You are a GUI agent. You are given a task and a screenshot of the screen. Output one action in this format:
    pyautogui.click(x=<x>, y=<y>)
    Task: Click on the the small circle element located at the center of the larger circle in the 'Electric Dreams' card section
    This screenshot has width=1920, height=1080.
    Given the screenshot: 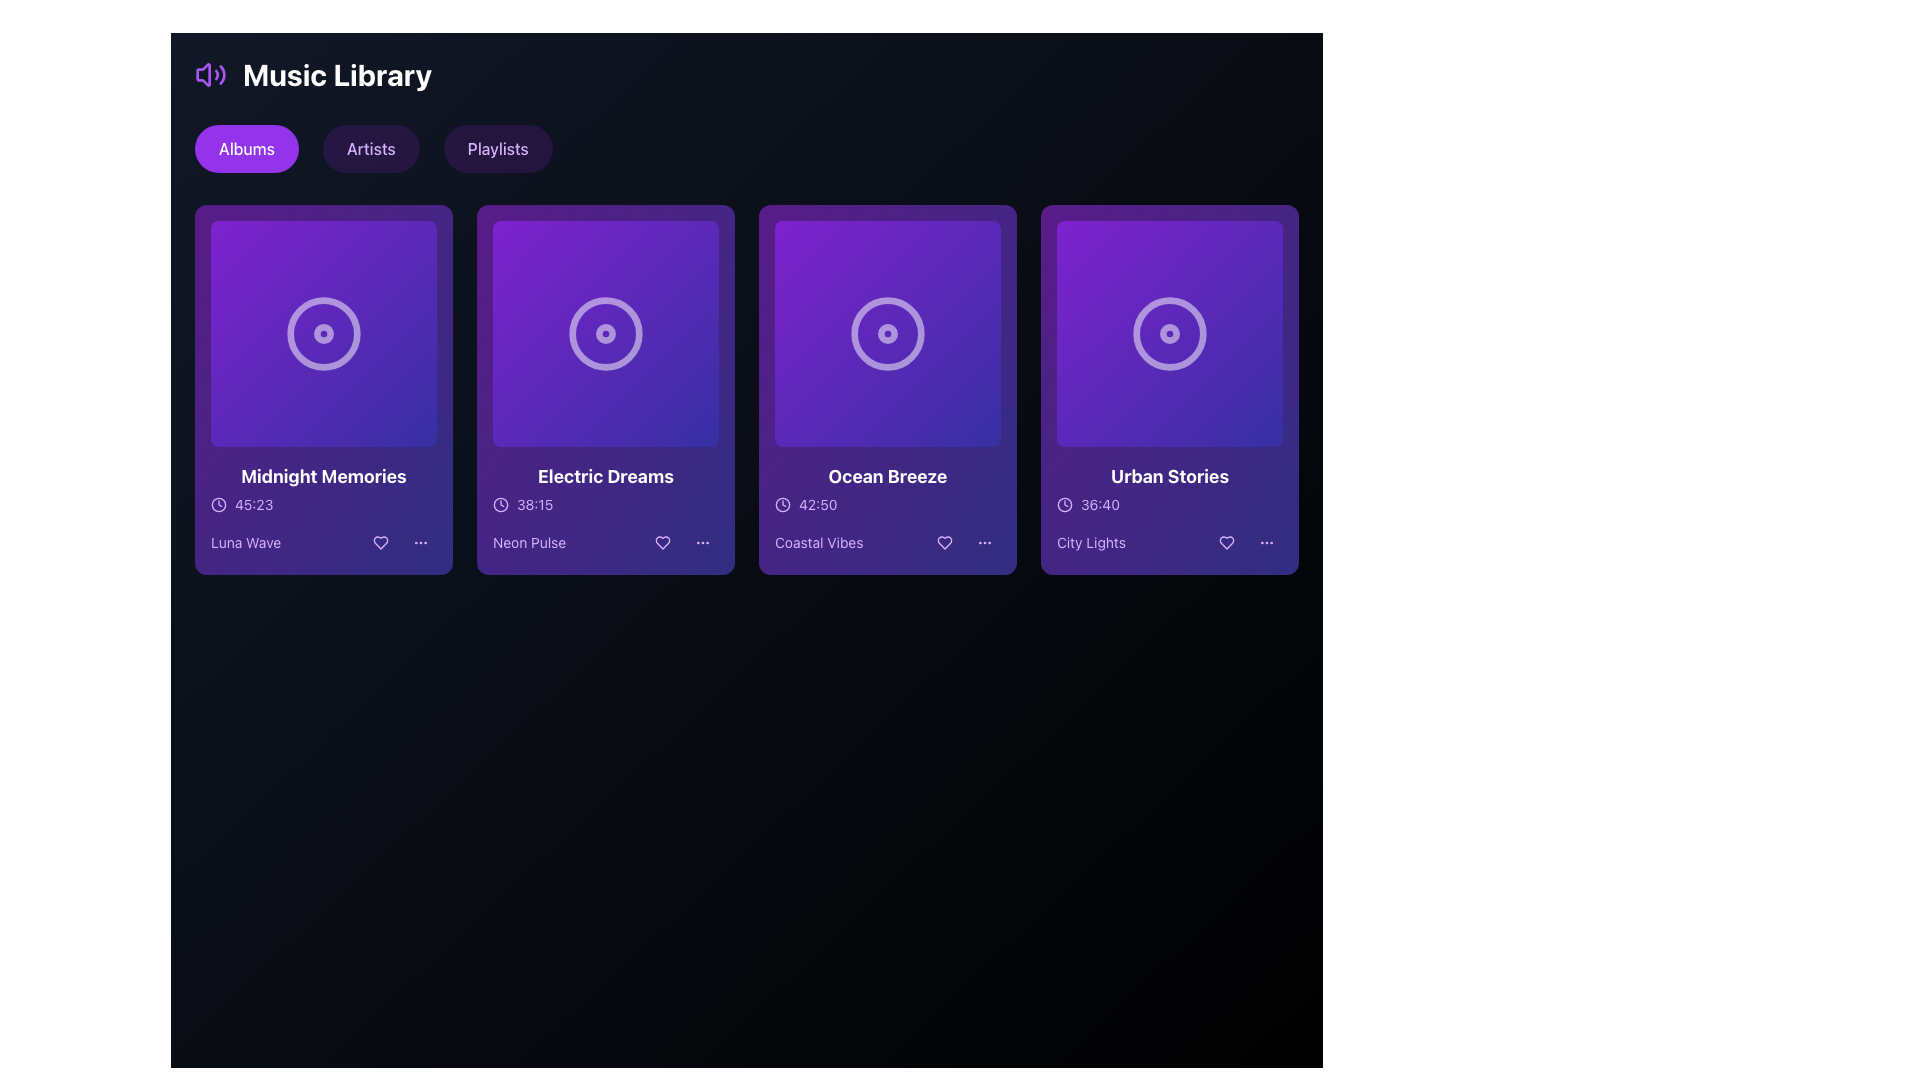 What is the action you would take?
    pyautogui.click(x=604, y=333)
    